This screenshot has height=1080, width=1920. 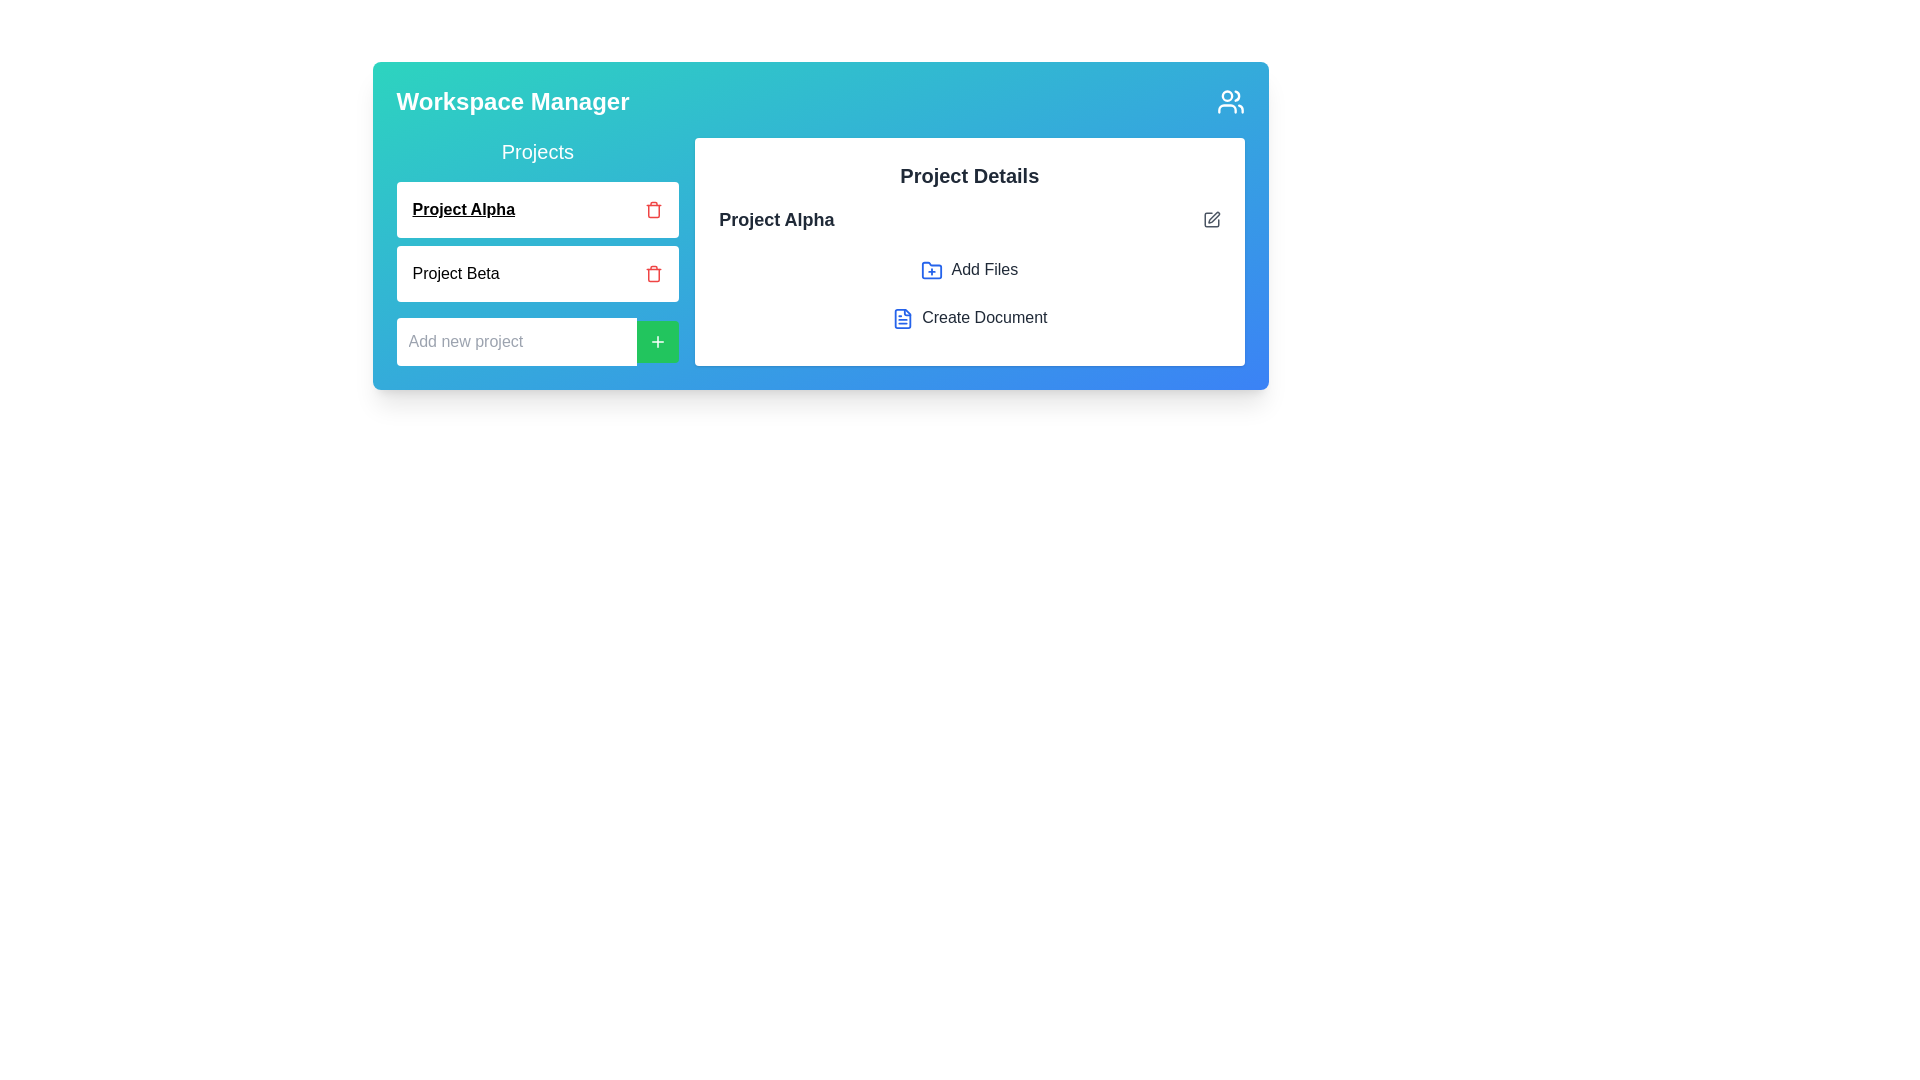 What do you see at coordinates (1210, 219) in the screenshot?
I see `the edit icon button located in the top-right corner of the 'Project Details' section to initiate editing for 'Project Alpha'` at bounding box center [1210, 219].